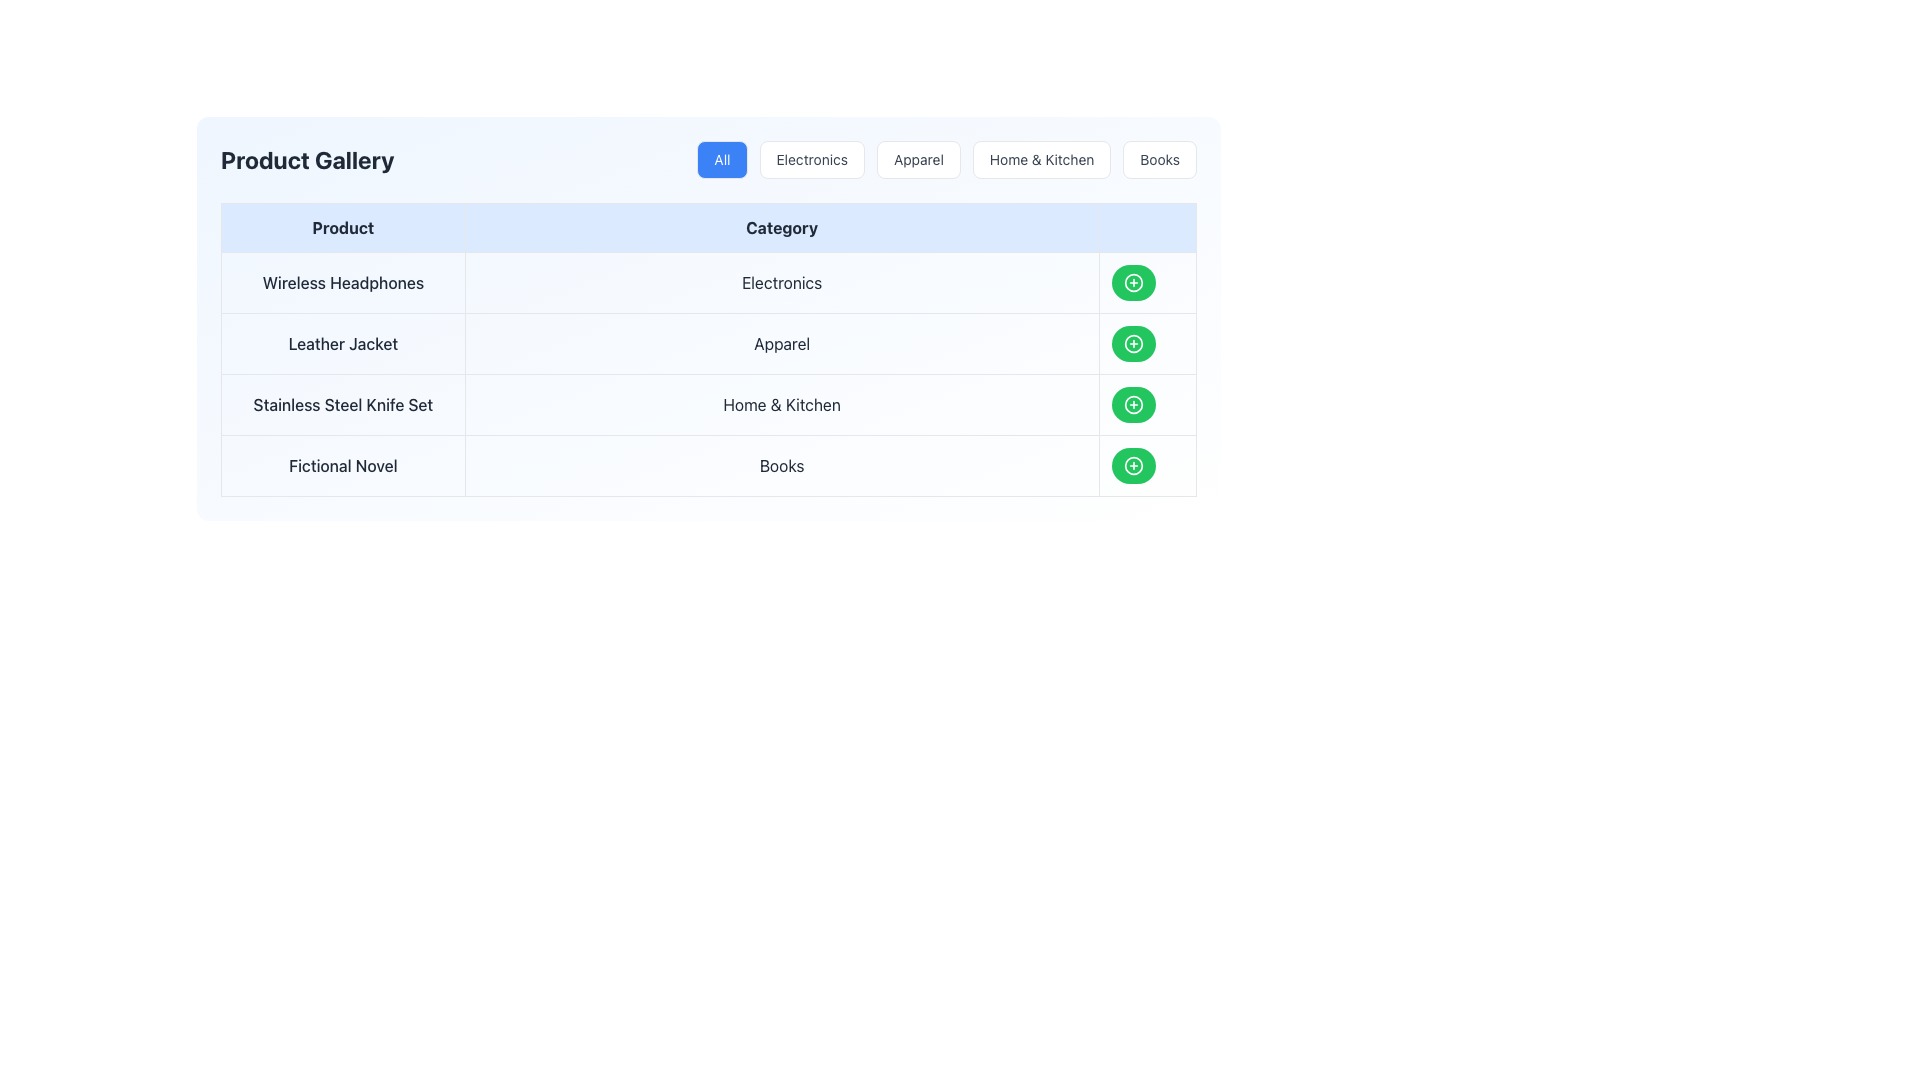 The height and width of the screenshot is (1080, 1920). What do you see at coordinates (1133, 466) in the screenshot?
I see `the SVG circle element that is part of the 'plus-circle' icon located in the rightmost column of the last row of a tabular structure` at bounding box center [1133, 466].